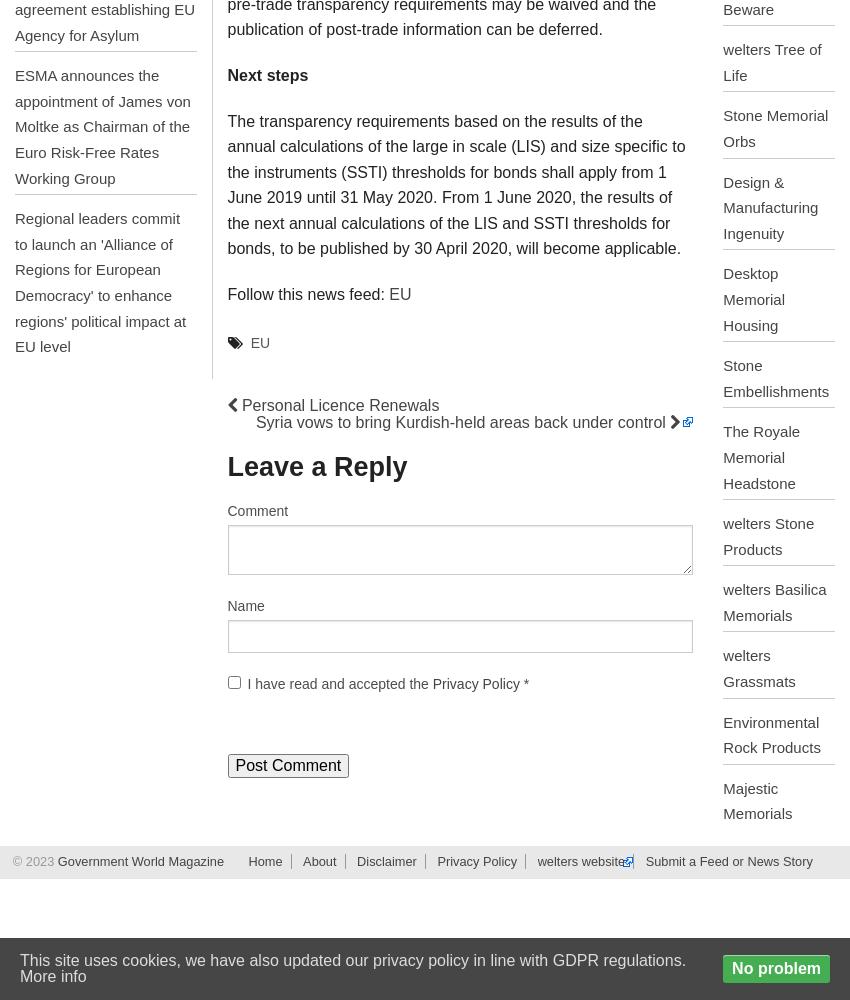 This screenshot has width=850, height=1000. I want to click on 'Comment', so click(256, 511).